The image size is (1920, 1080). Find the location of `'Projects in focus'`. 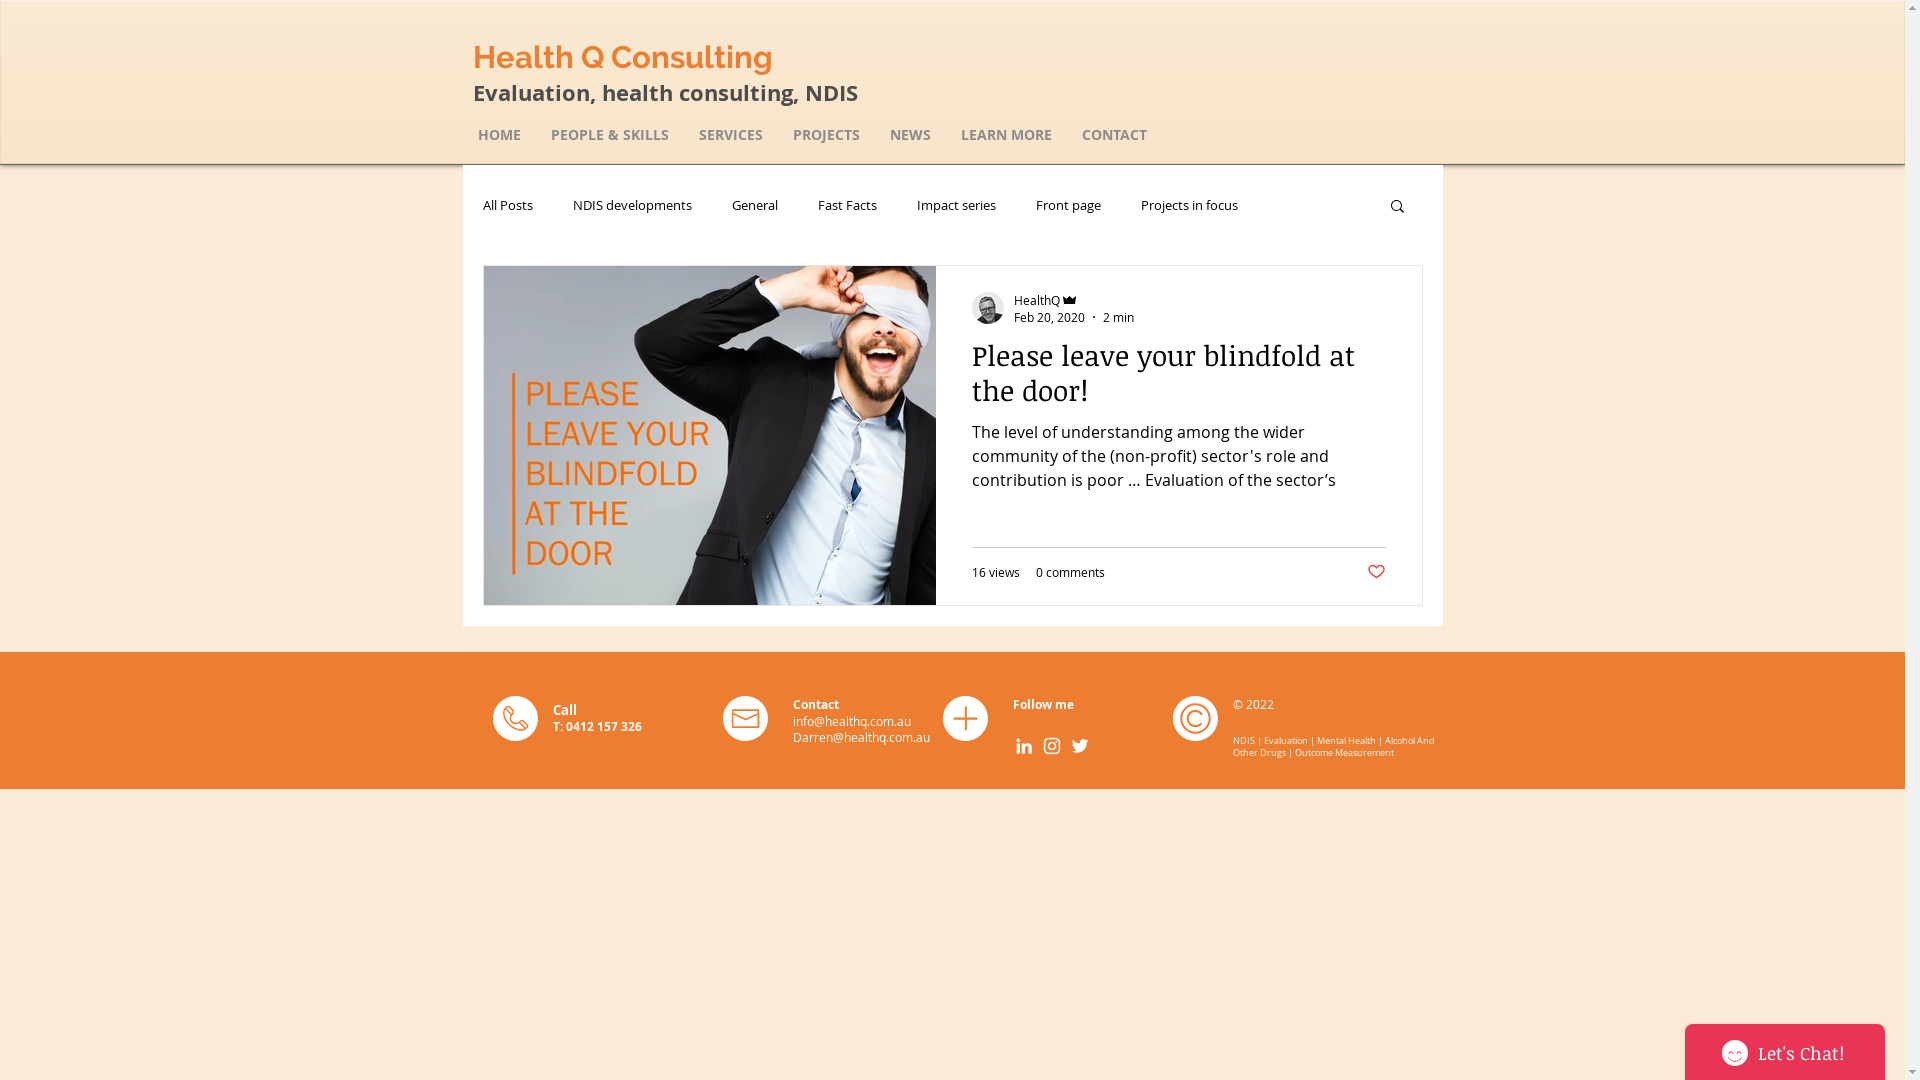

'Projects in focus' is located at coordinates (1188, 204).